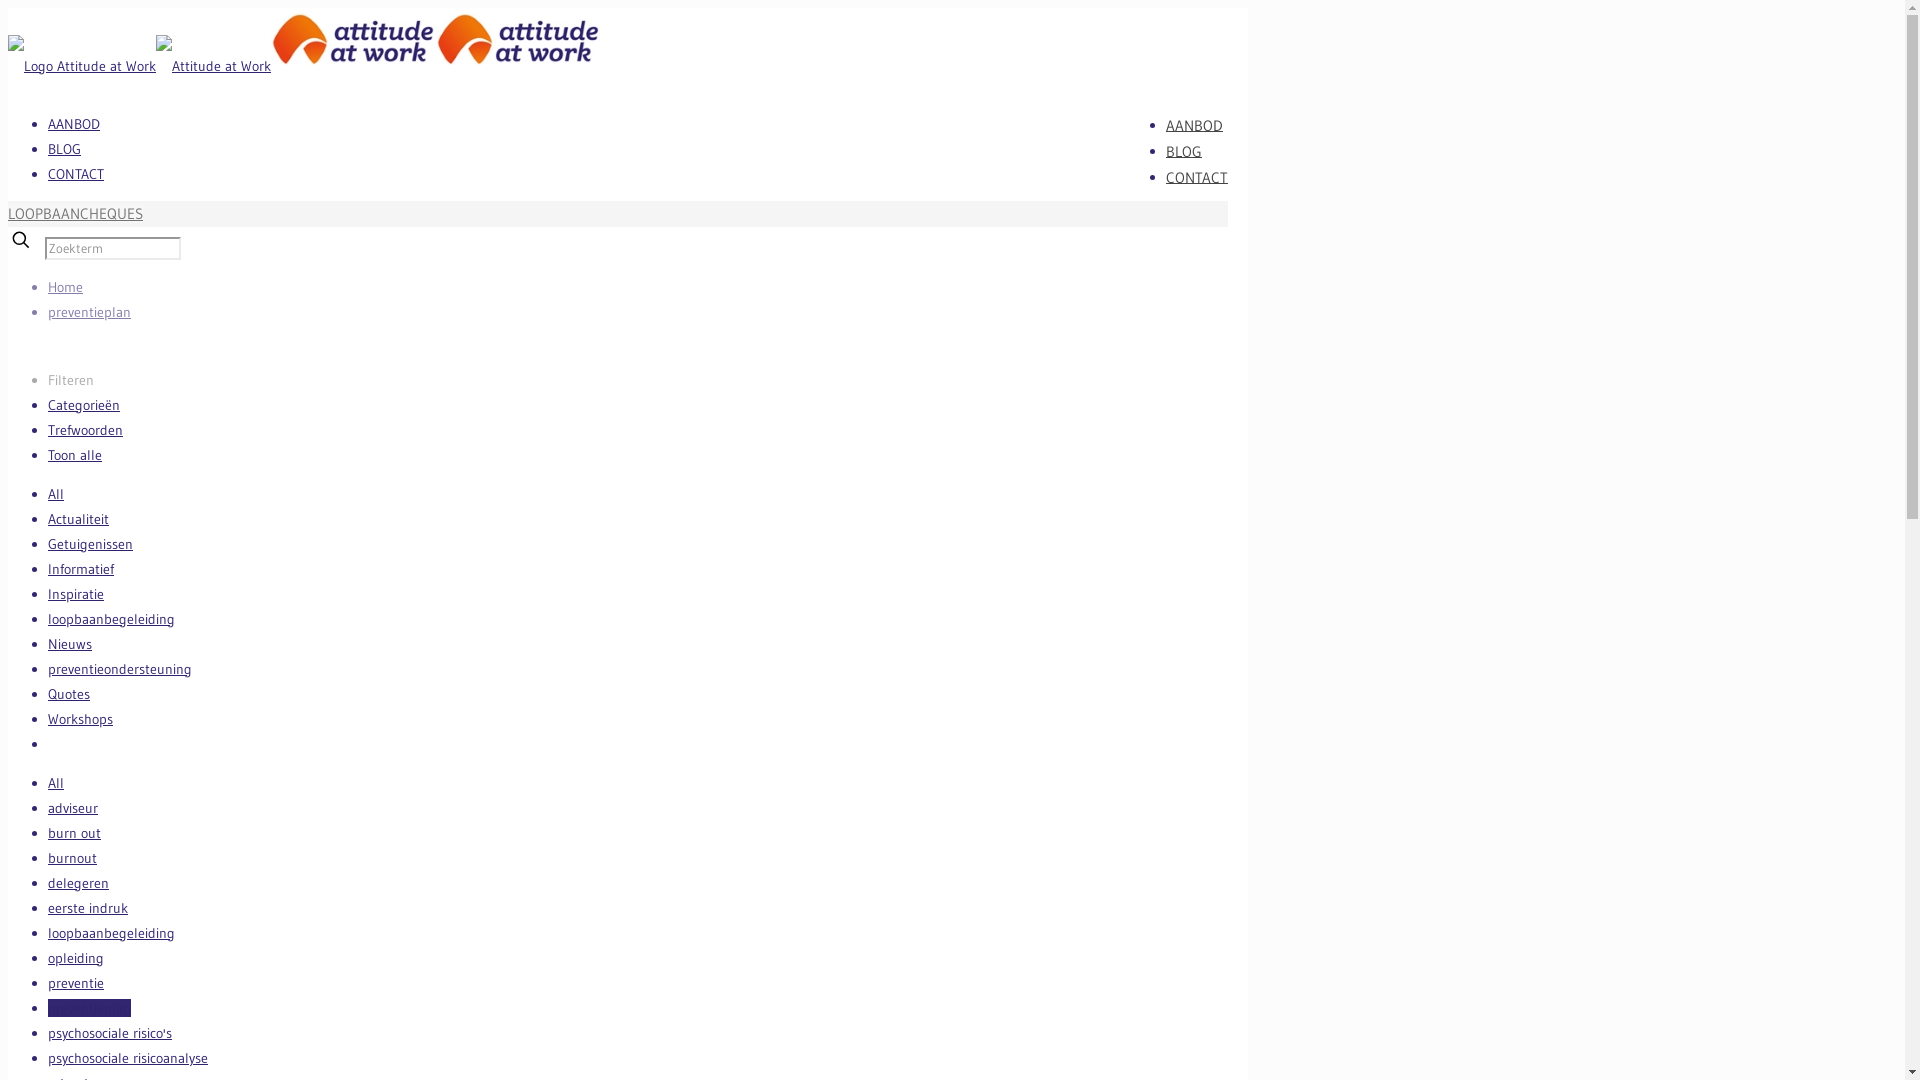  What do you see at coordinates (127, 1056) in the screenshot?
I see `'psychosociale risicoanalyse'` at bounding box center [127, 1056].